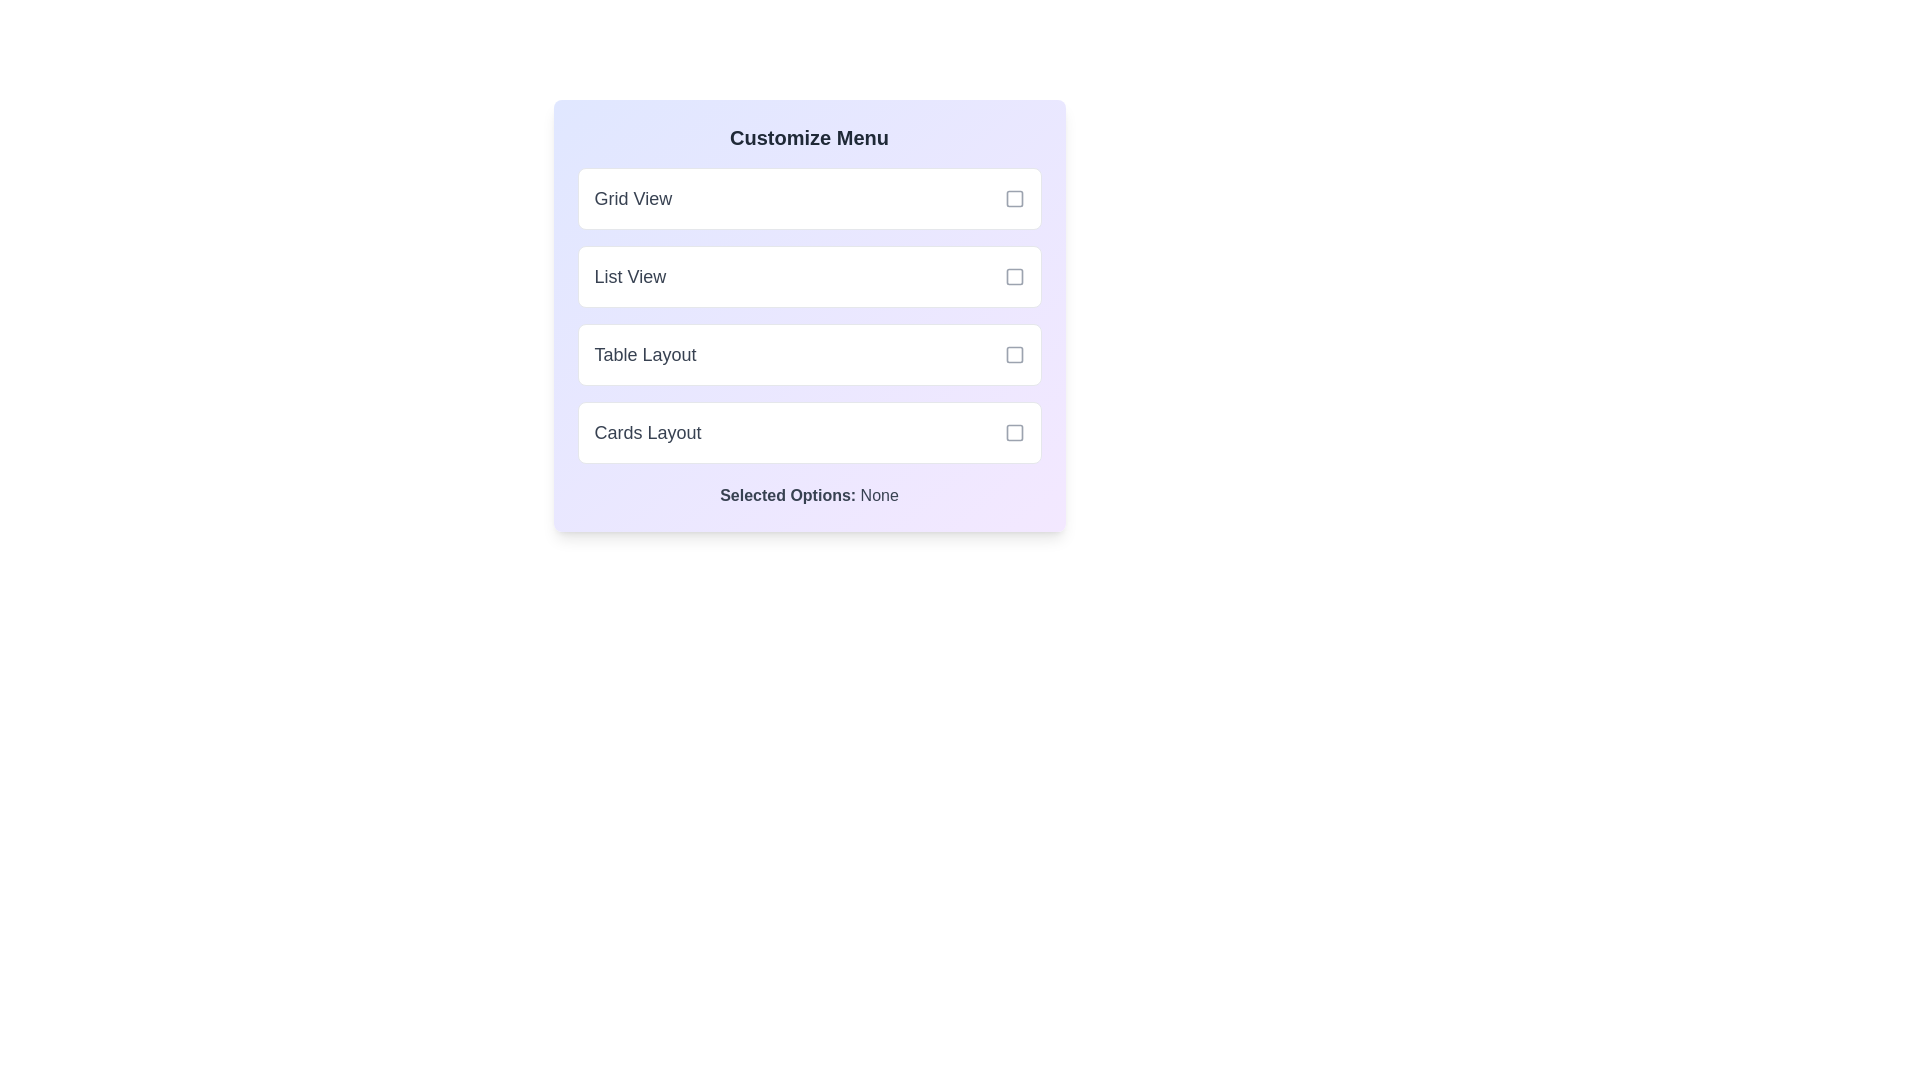 The width and height of the screenshot is (1920, 1080). Describe the element at coordinates (809, 353) in the screenshot. I see `the unselected checkbox labeled 'Table Layout'` at that location.